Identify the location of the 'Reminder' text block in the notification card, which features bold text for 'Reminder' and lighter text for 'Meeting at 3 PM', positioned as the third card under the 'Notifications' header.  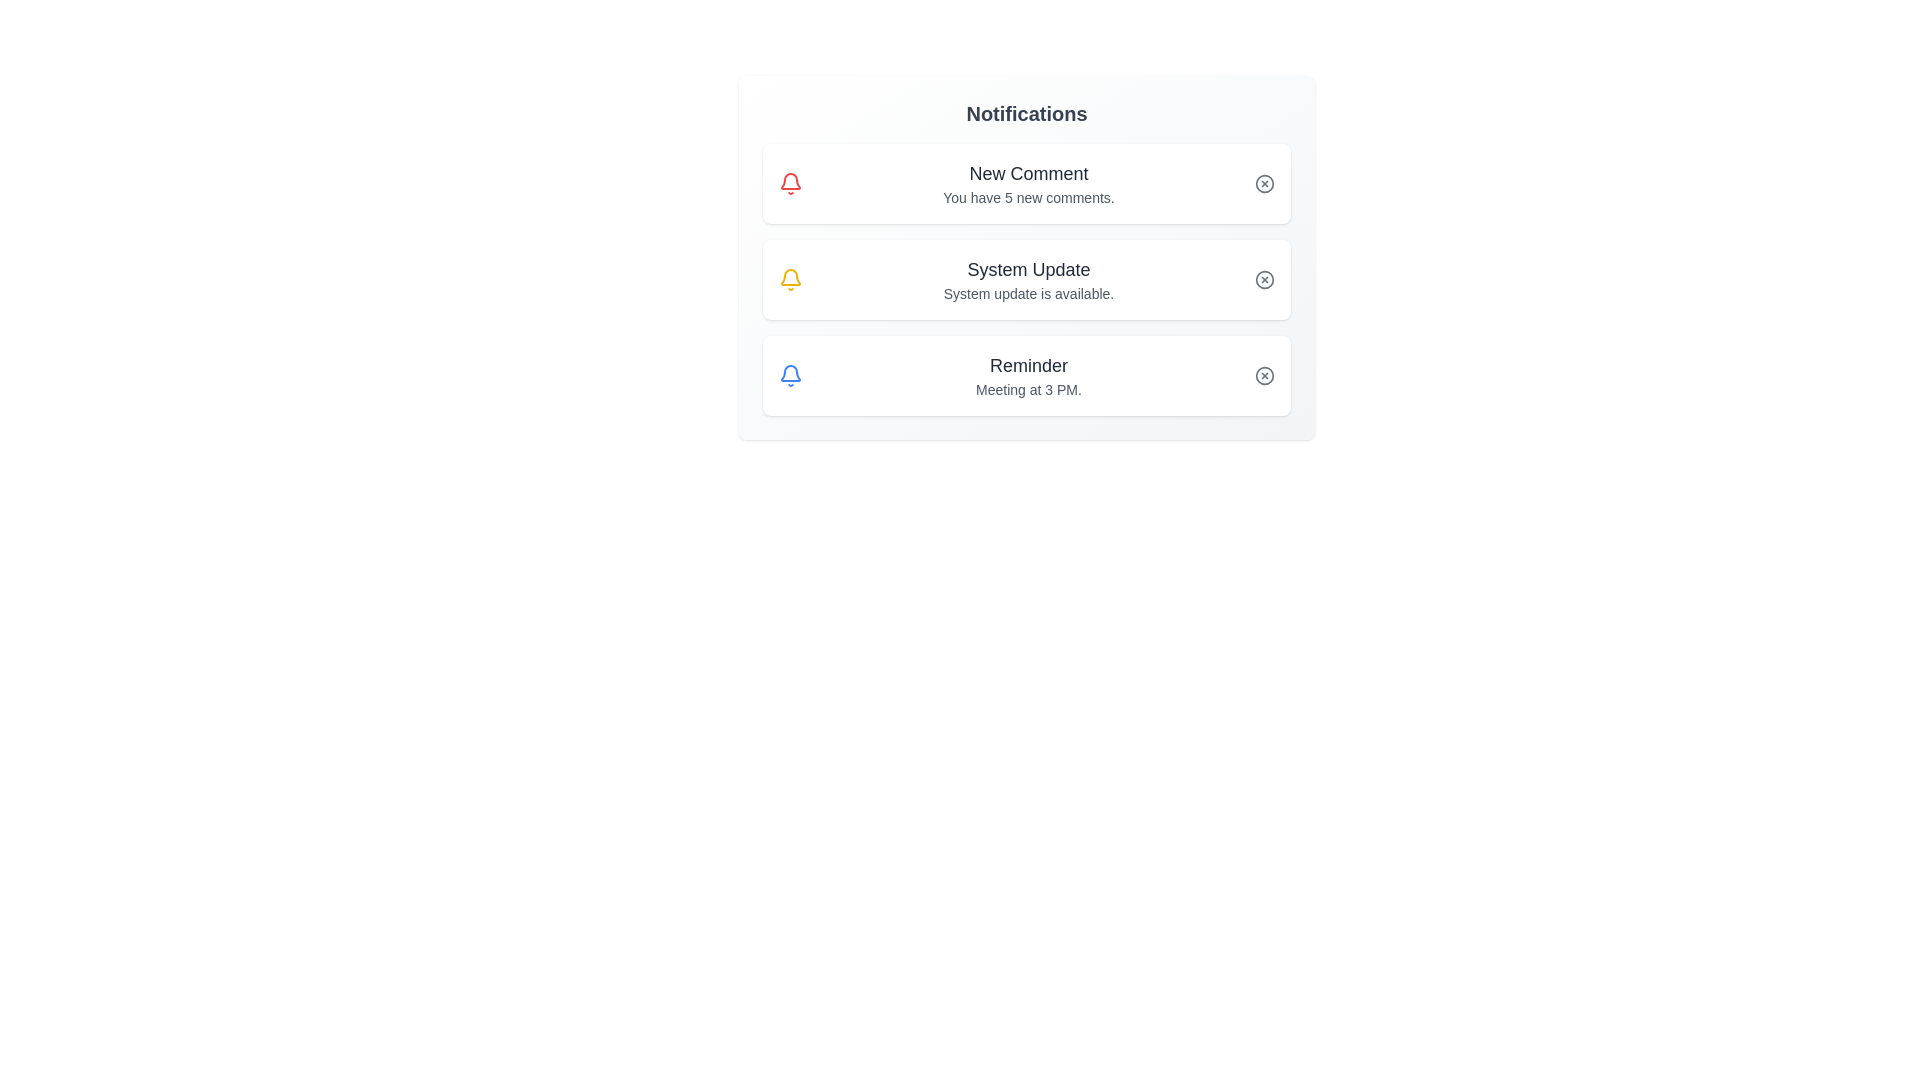
(1028, 375).